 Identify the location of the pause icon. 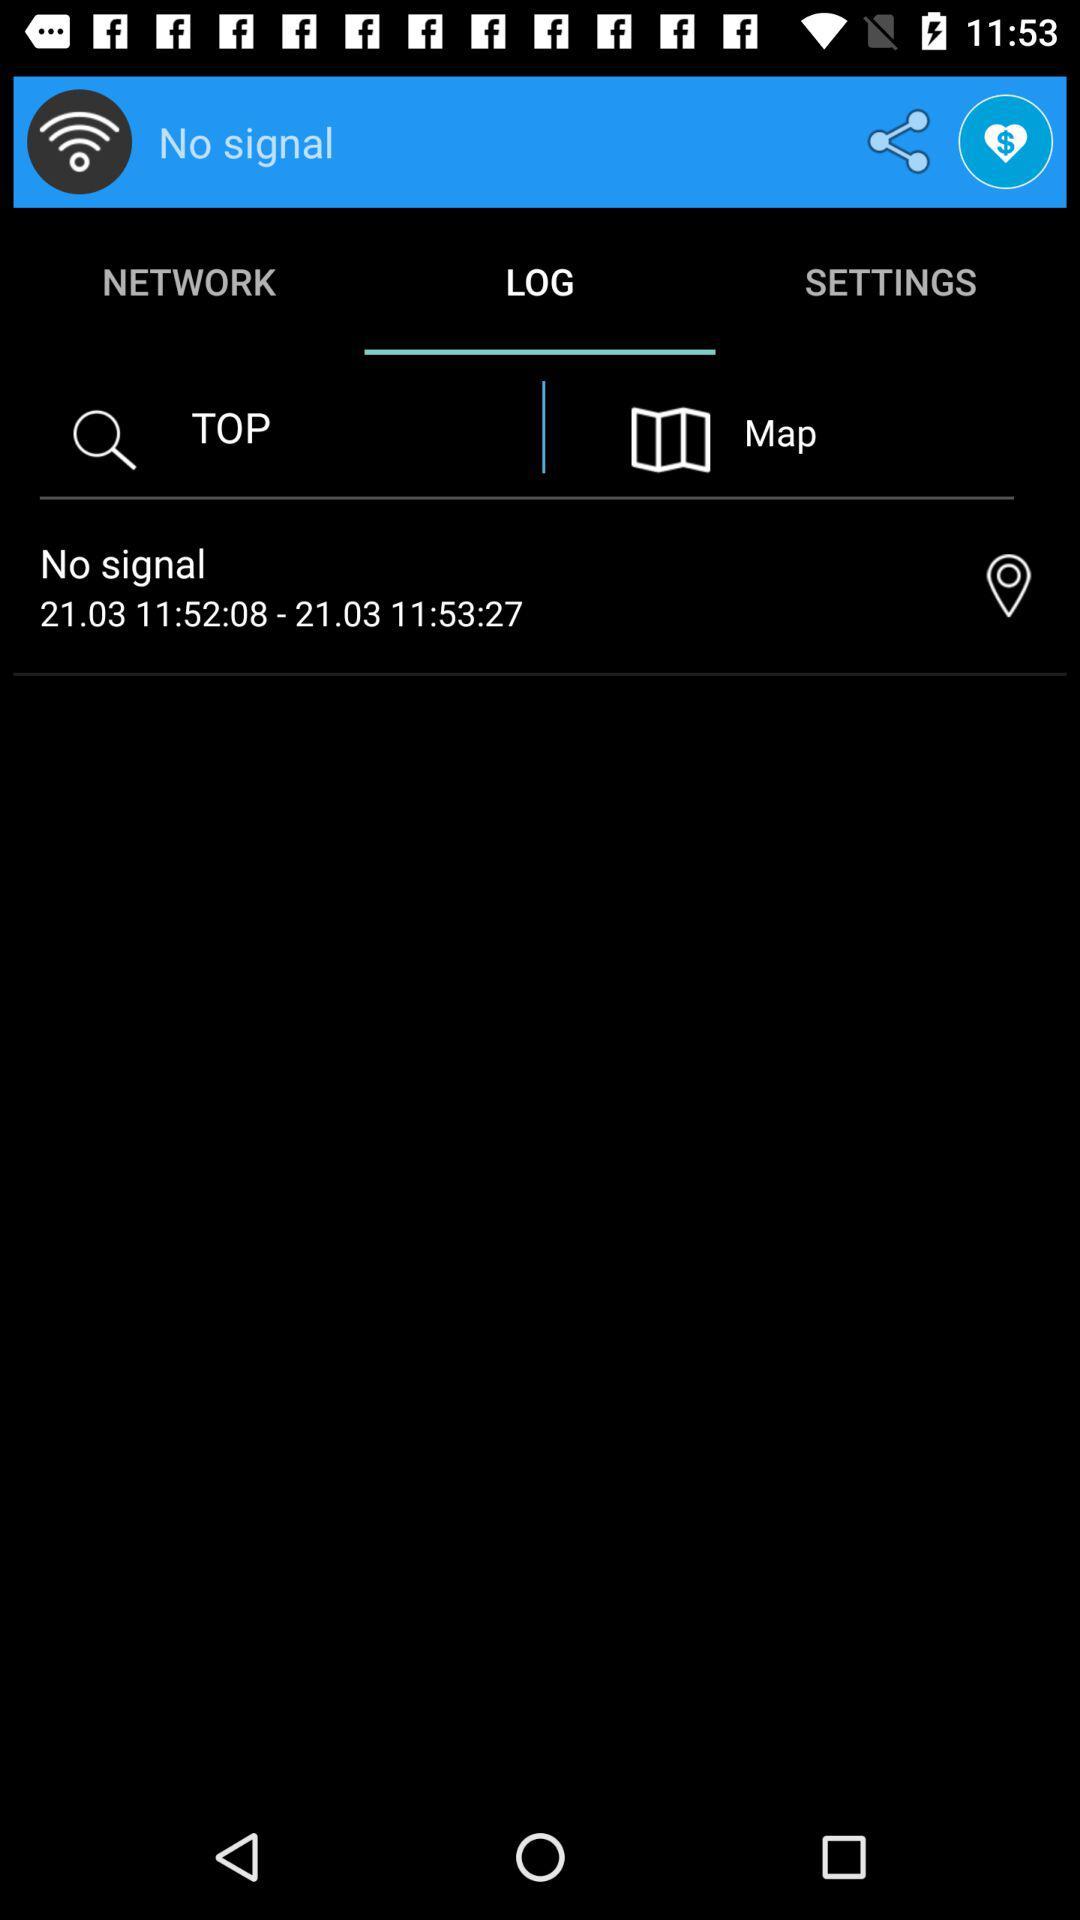
(670, 438).